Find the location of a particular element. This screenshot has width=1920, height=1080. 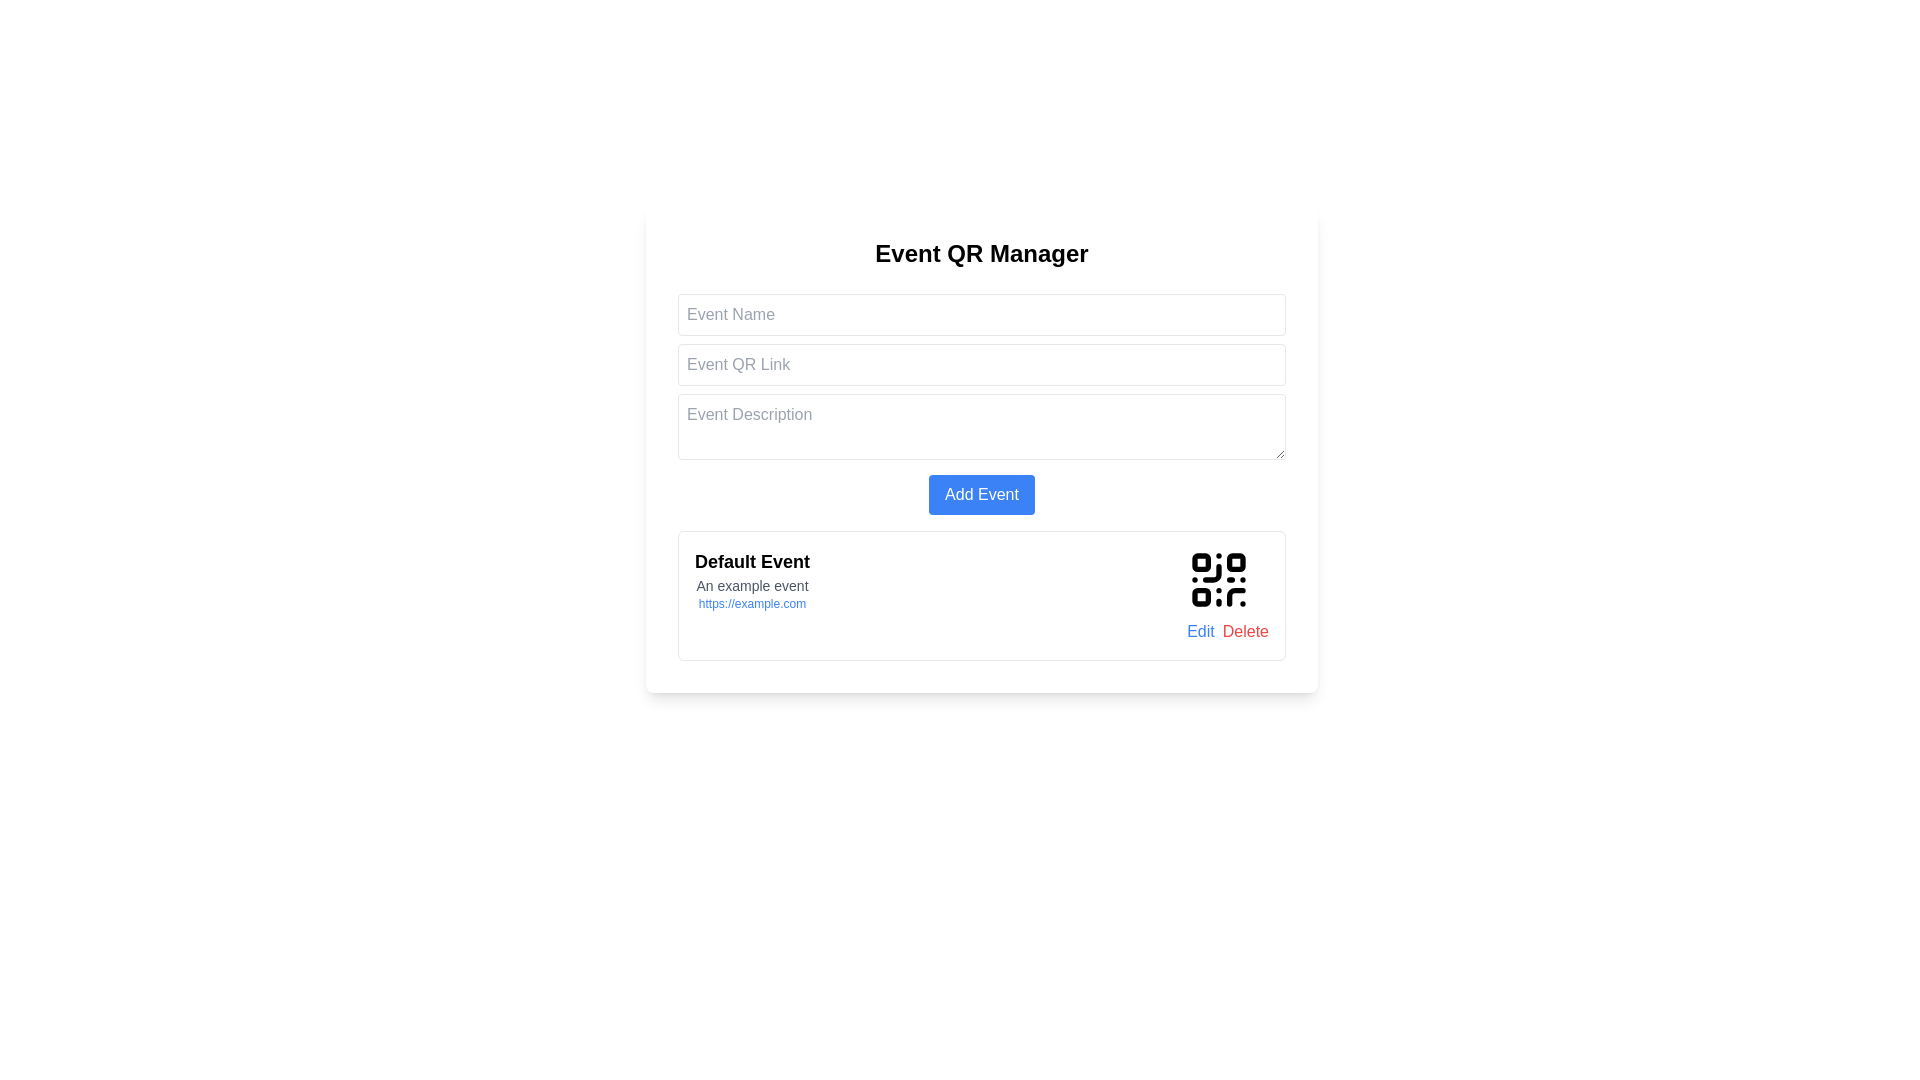

the 'Delete' textual link, which is styled with red text and located below the QR code is located at coordinates (1244, 632).